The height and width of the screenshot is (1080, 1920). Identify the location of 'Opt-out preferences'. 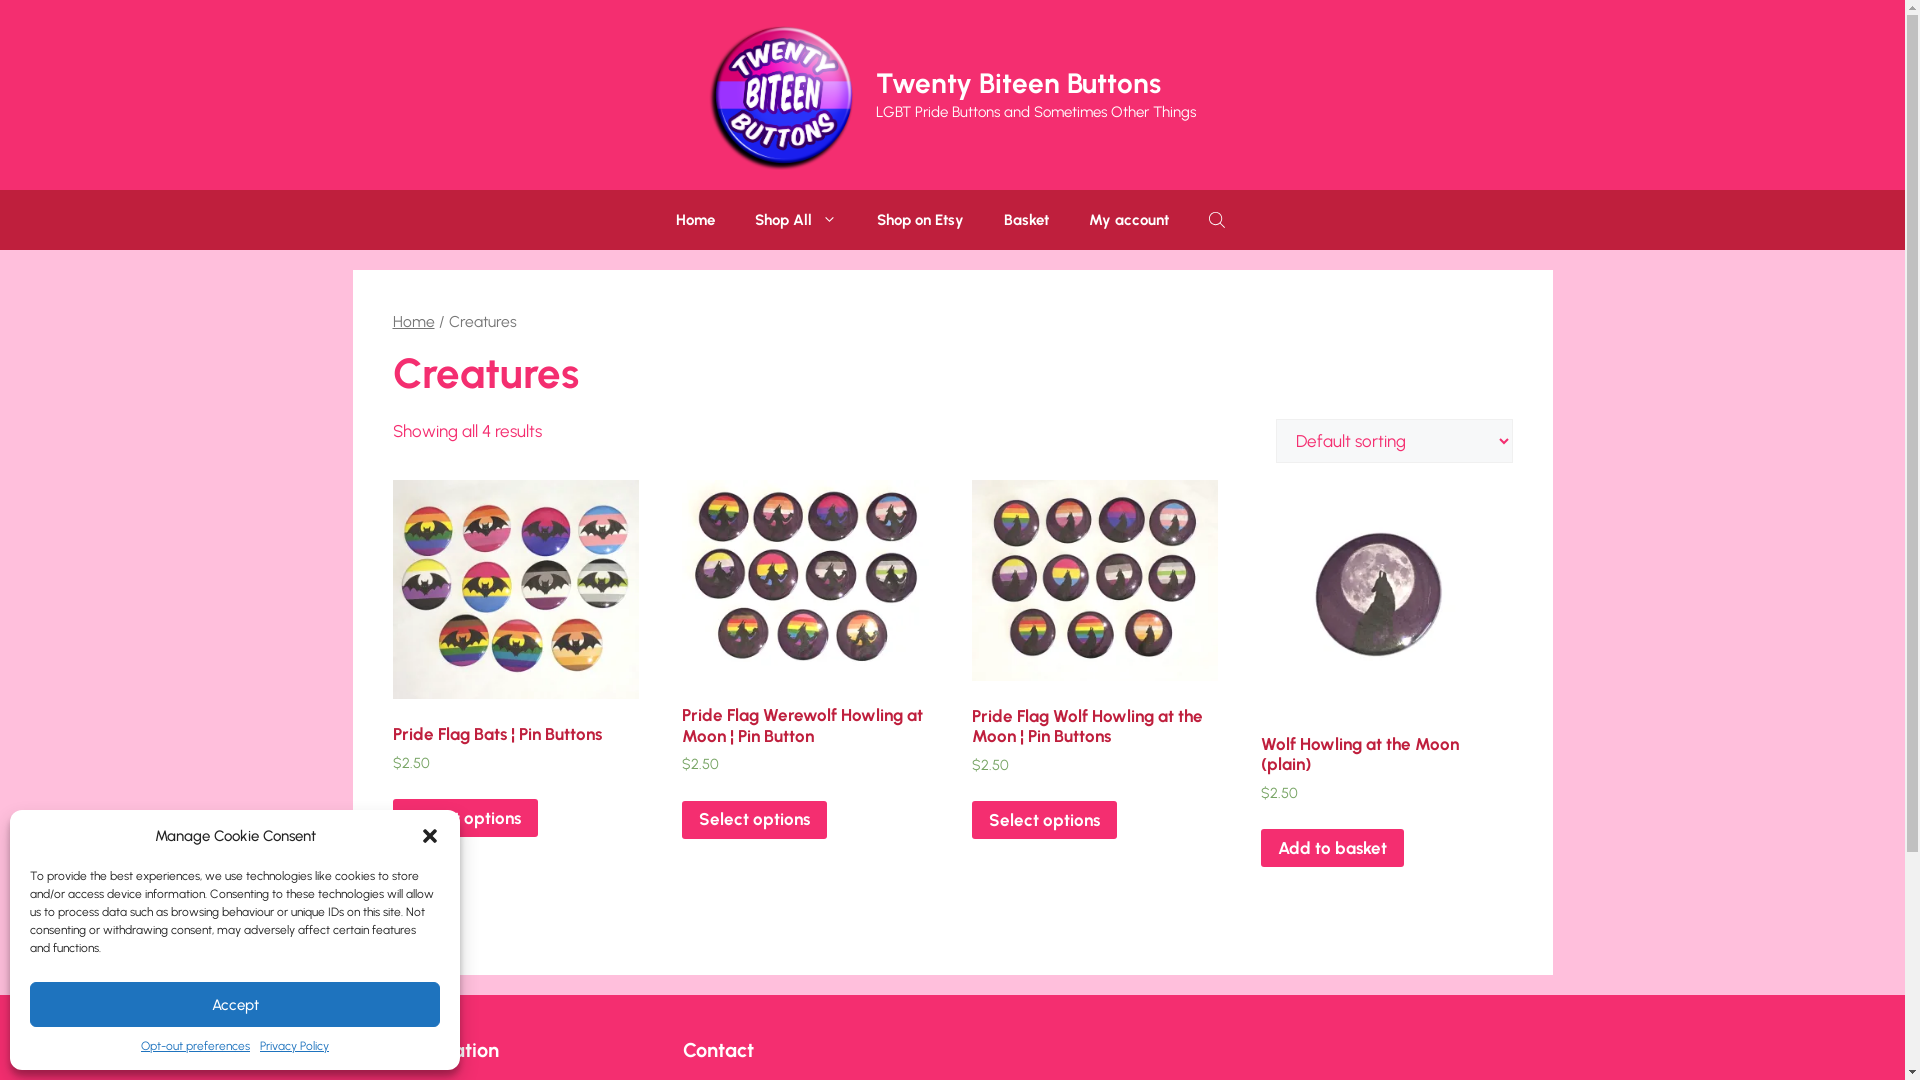
(195, 1044).